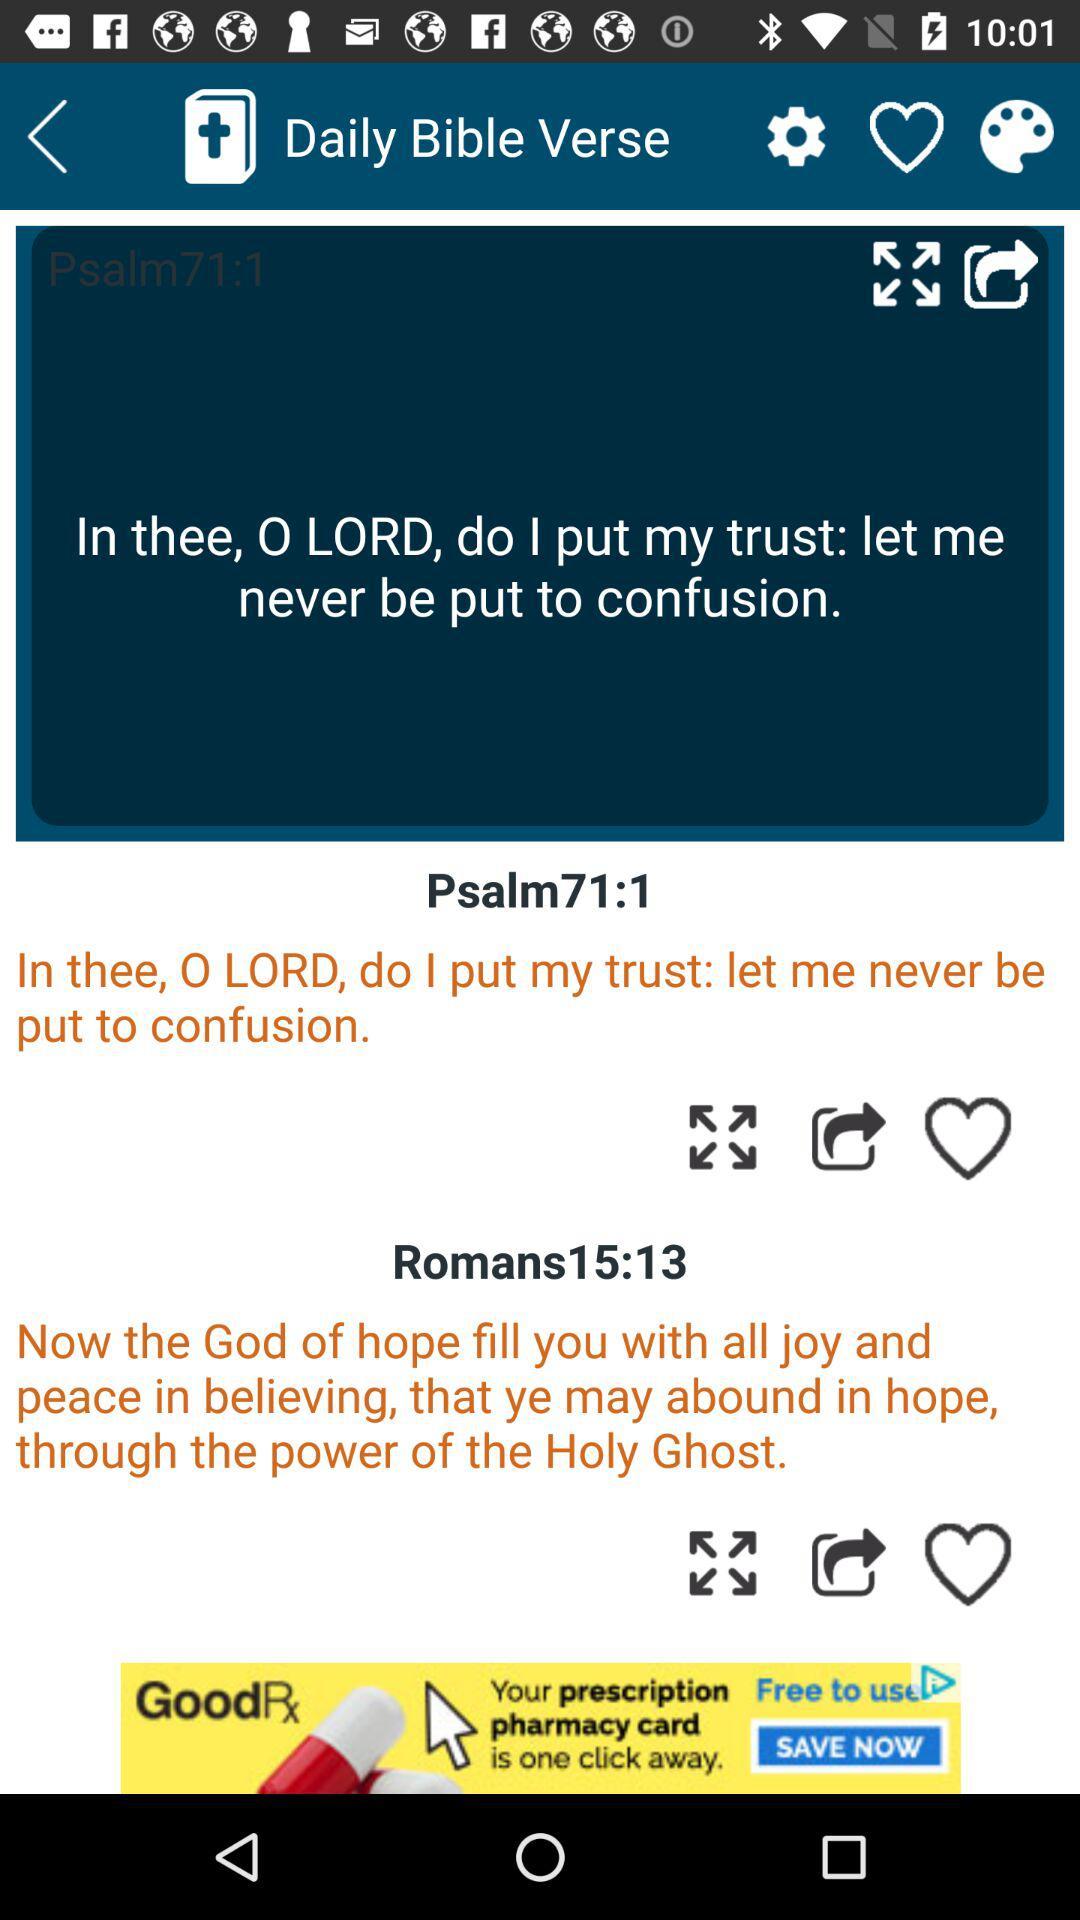 This screenshot has height=1920, width=1080. Describe the element at coordinates (1017, 135) in the screenshot. I see `information` at that location.